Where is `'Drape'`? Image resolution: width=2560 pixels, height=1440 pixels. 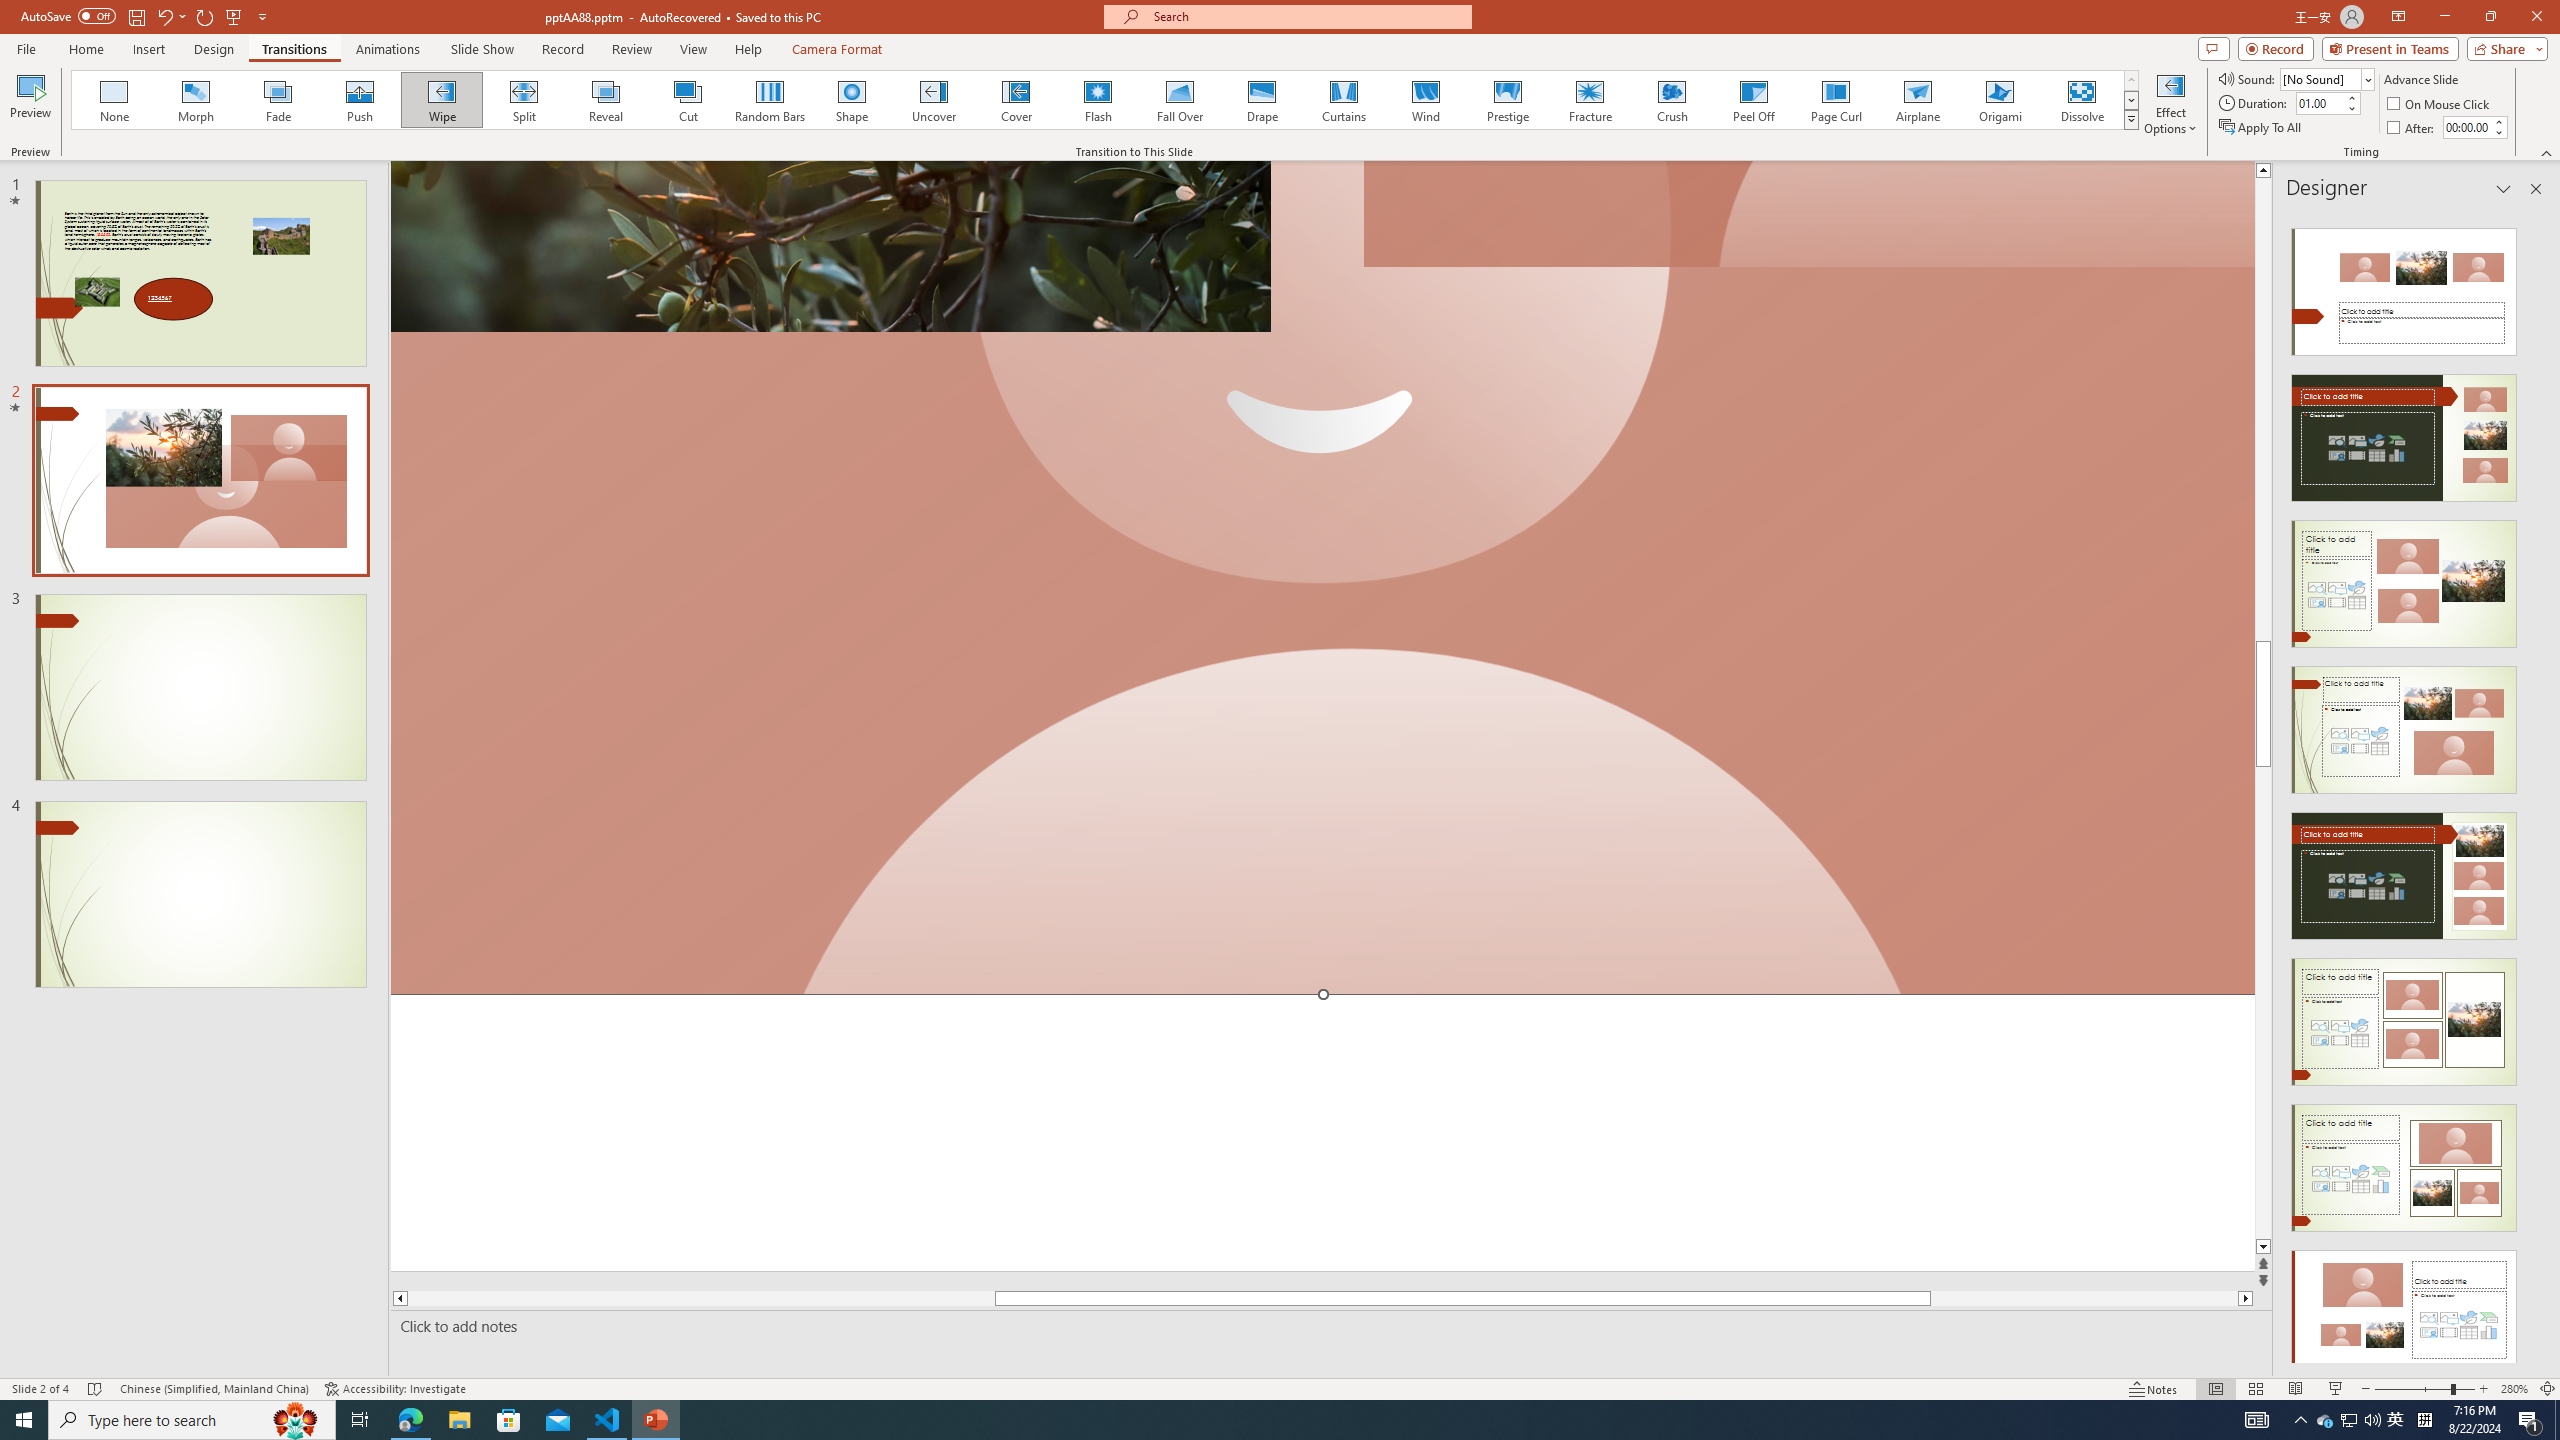
'Drape' is located at coordinates (1261, 99).